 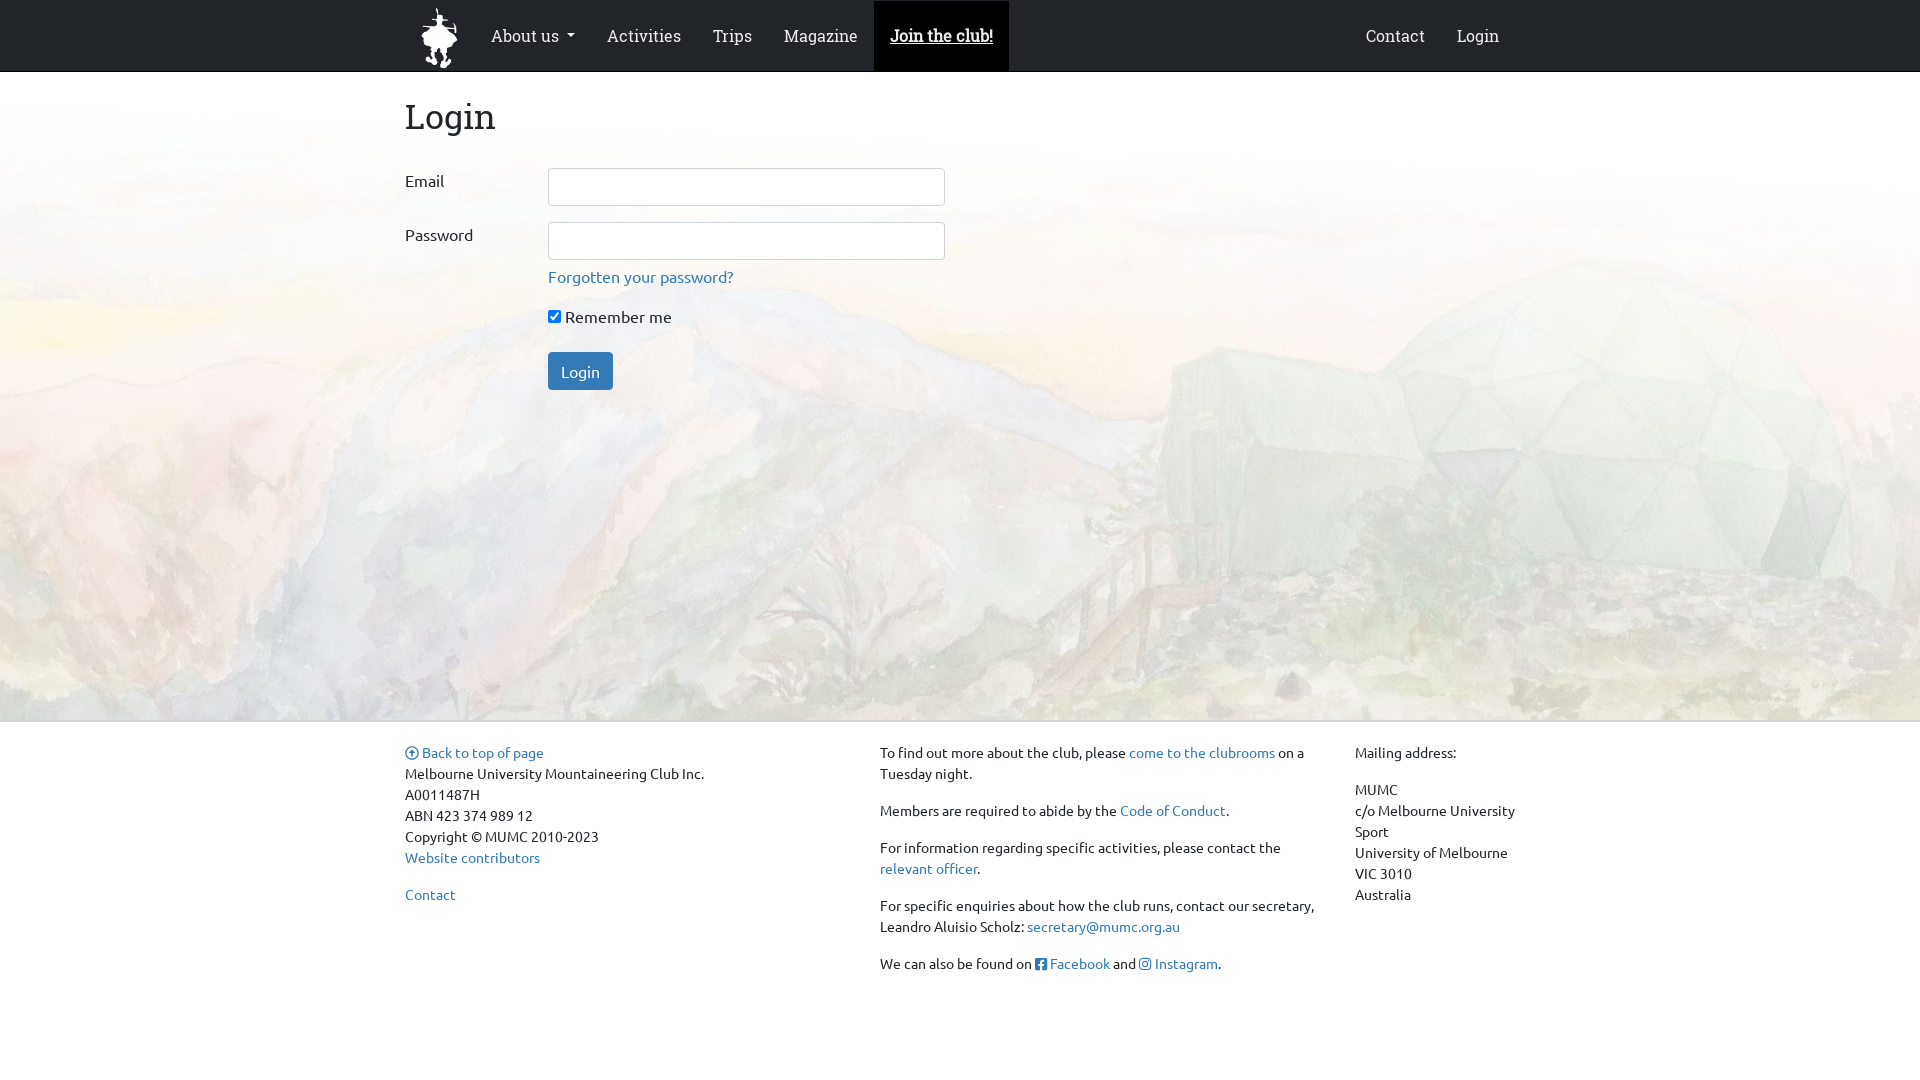 What do you see at coordinates (473, 752) in the screenshot?
I see `'Back to top of page'` at bounding box center [473, 752].